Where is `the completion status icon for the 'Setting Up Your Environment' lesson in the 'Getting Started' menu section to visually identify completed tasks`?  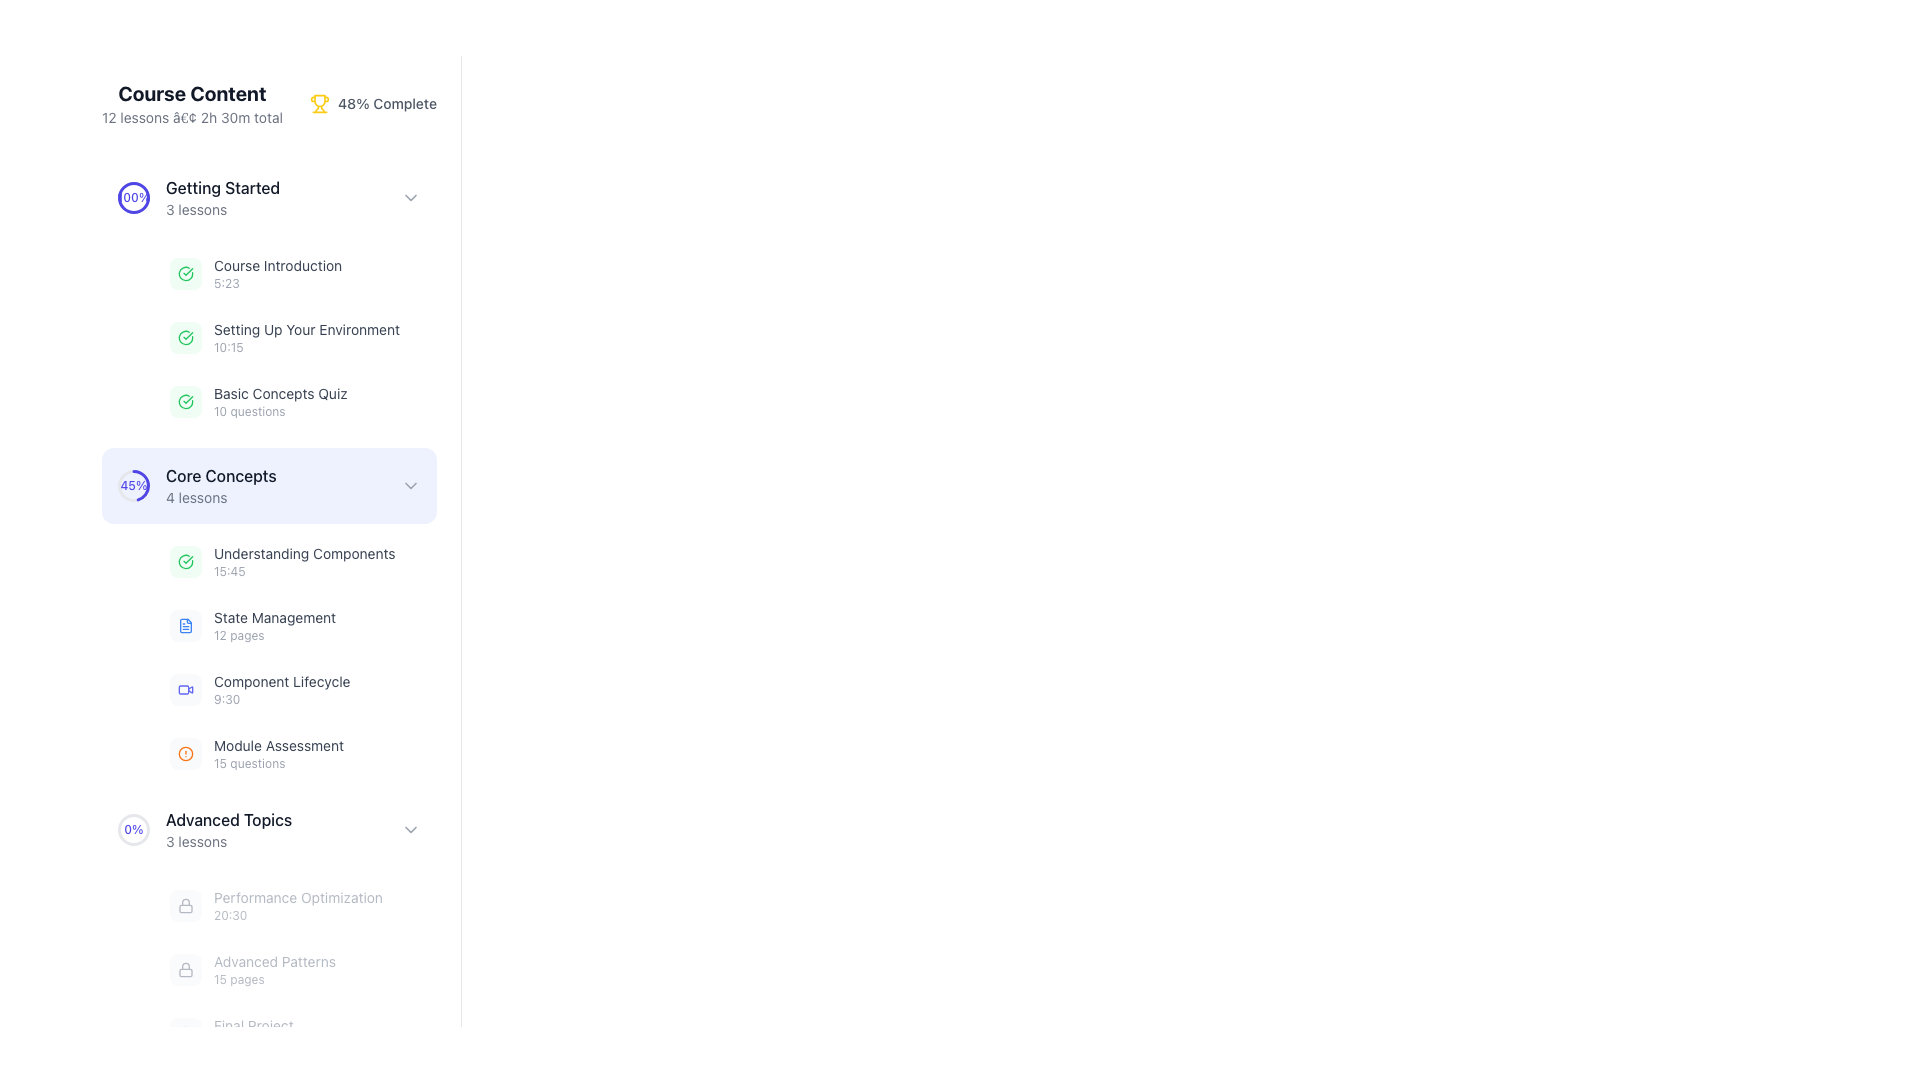 the completion status icon for the 'Setting Up Your Environment' lesson in the 'Getting Started' menu section to visually identify completed tasks is located at coordinates (186, 401).